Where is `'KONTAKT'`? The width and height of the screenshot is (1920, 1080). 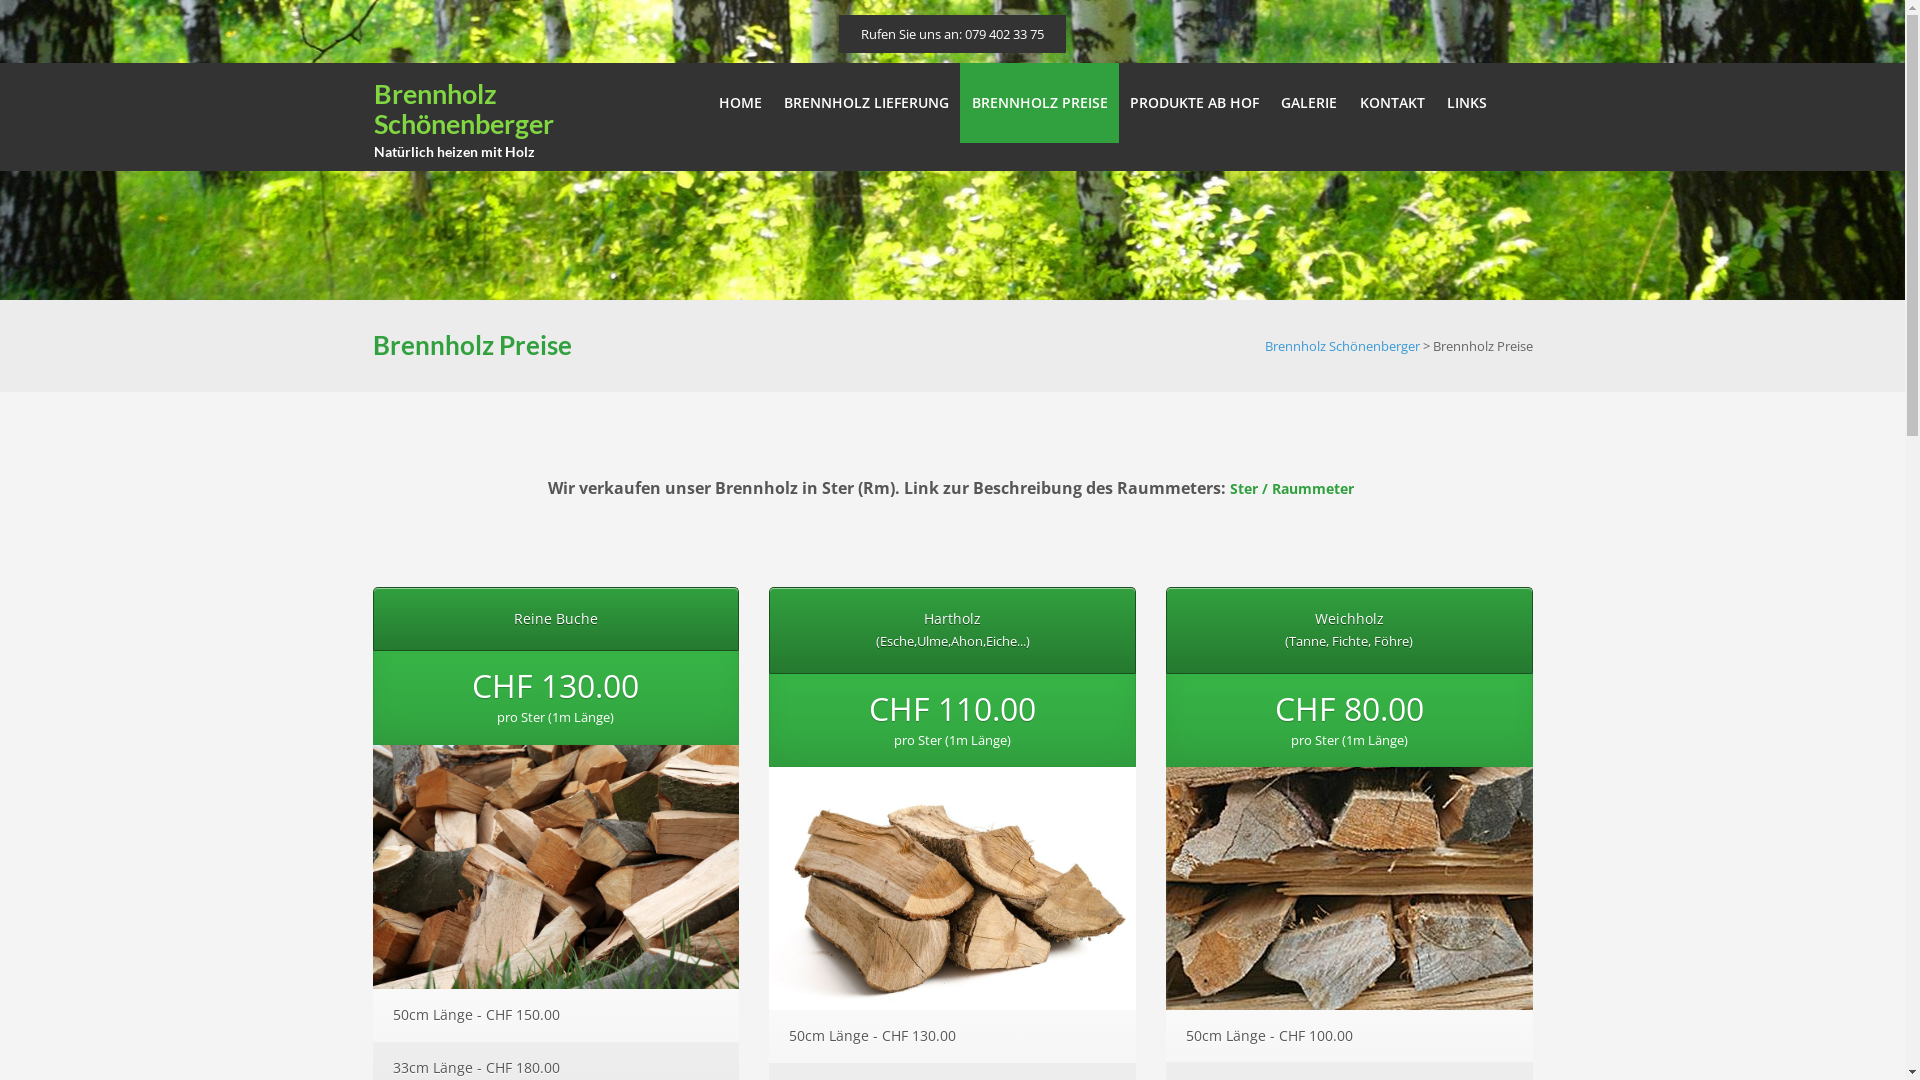 'KONTAKT' is located at coordinates (1390, 103).